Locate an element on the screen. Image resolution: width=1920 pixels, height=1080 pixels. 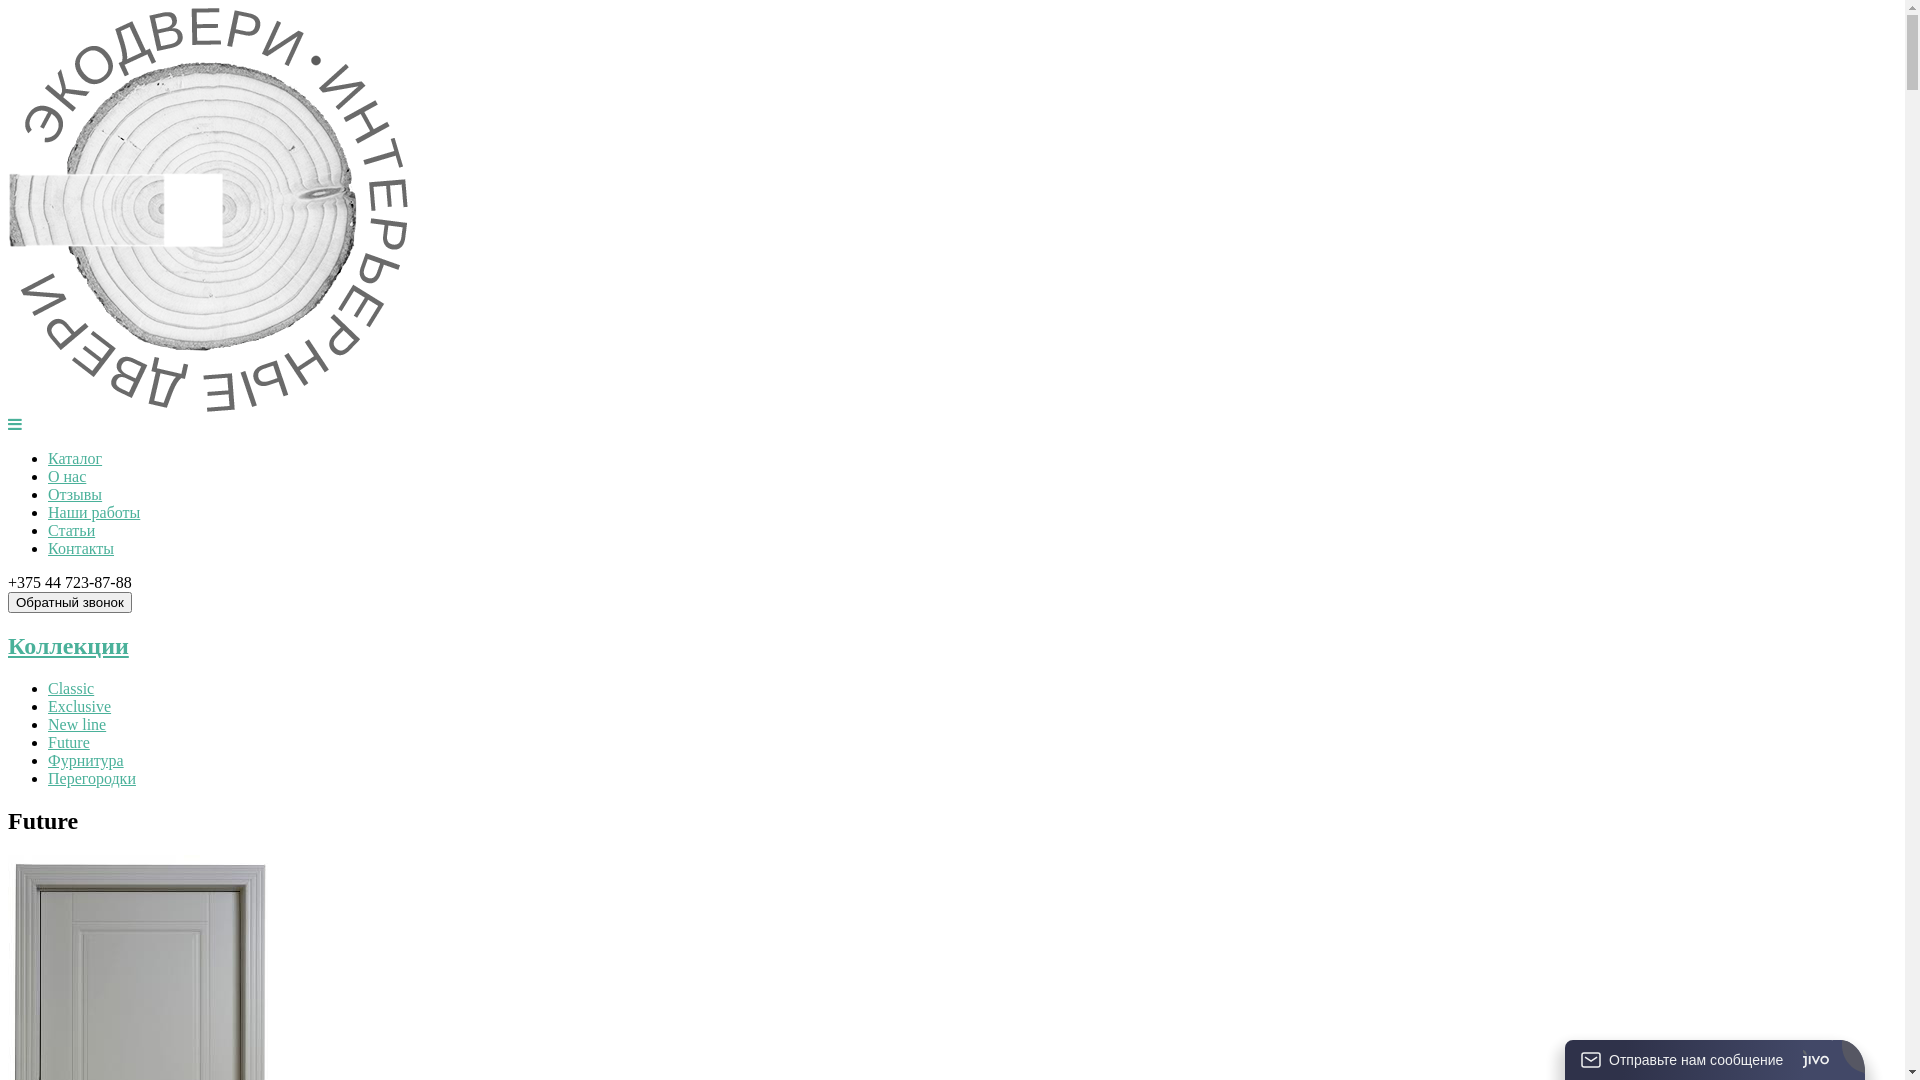
'New line' is located at coordinates (76, 724).